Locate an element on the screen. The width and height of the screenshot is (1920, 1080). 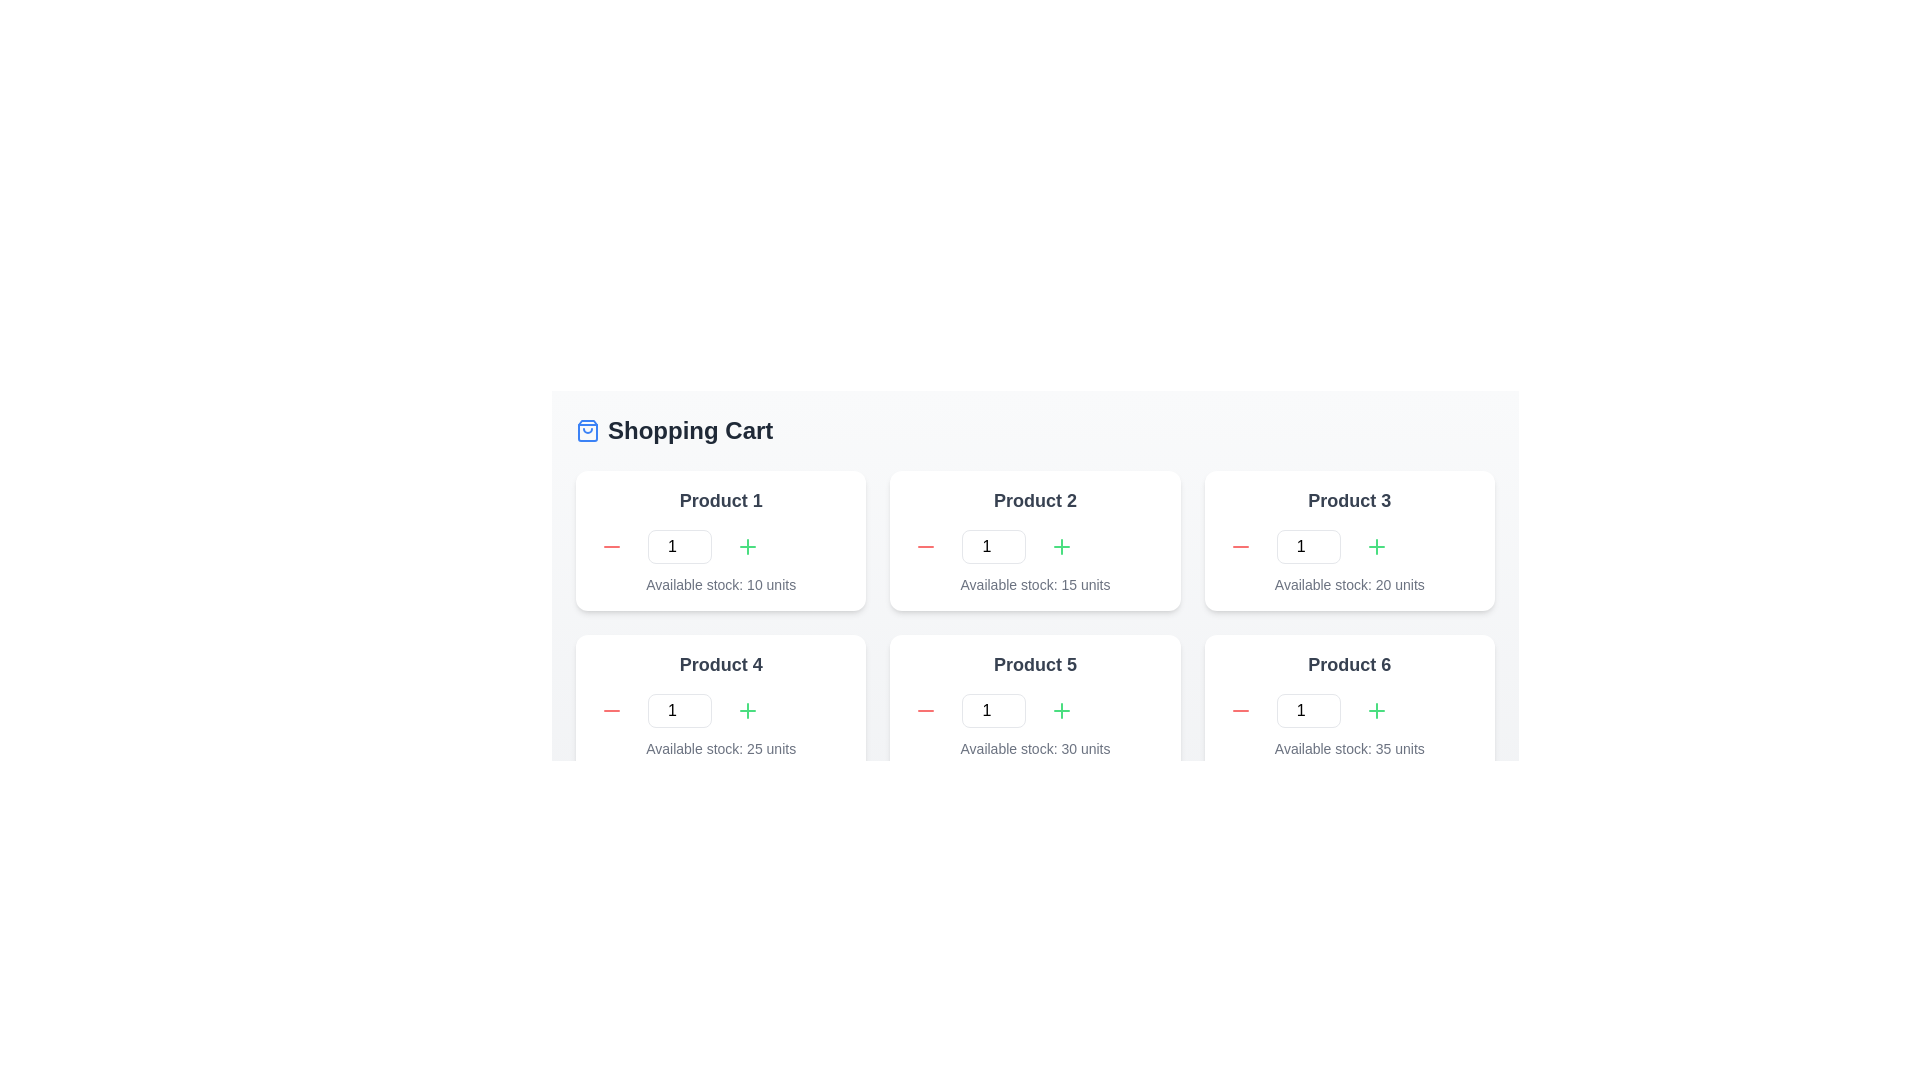
the minus button located on the left side of the controls for 'Product 6' is located at coordinates (1239, 709).